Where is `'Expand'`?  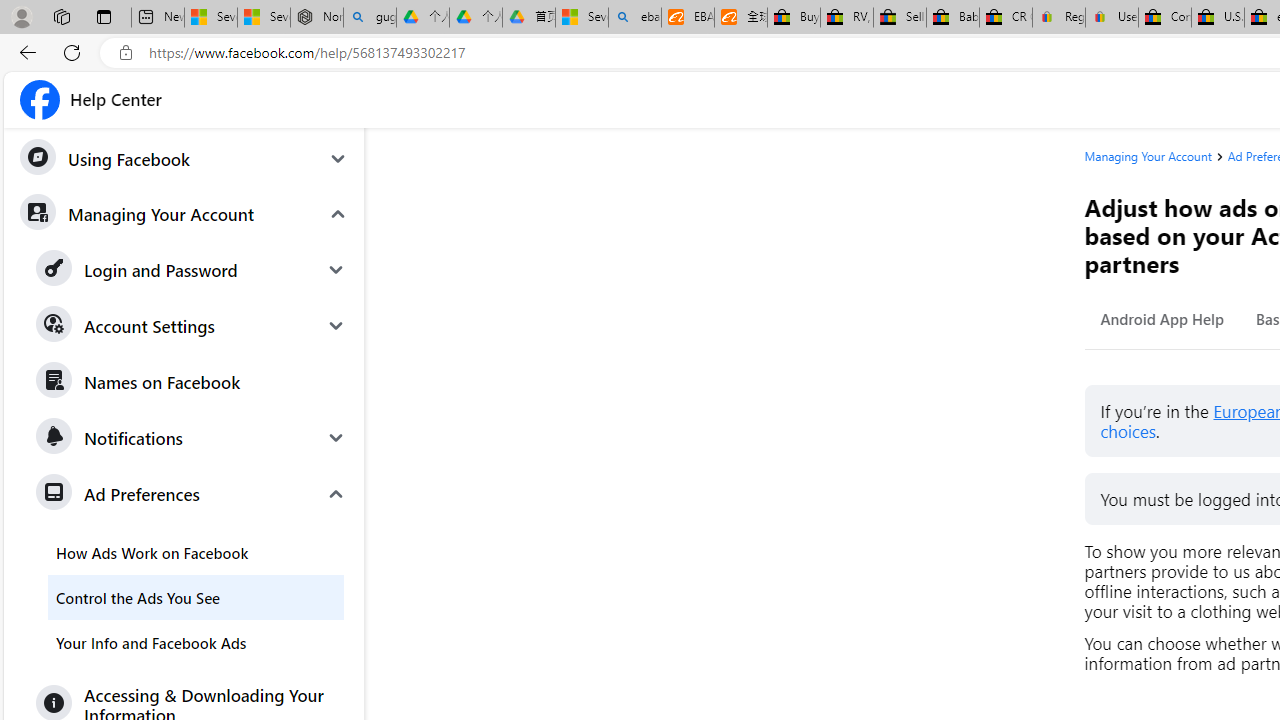 'Expand' is located at coordinates (336, 493).